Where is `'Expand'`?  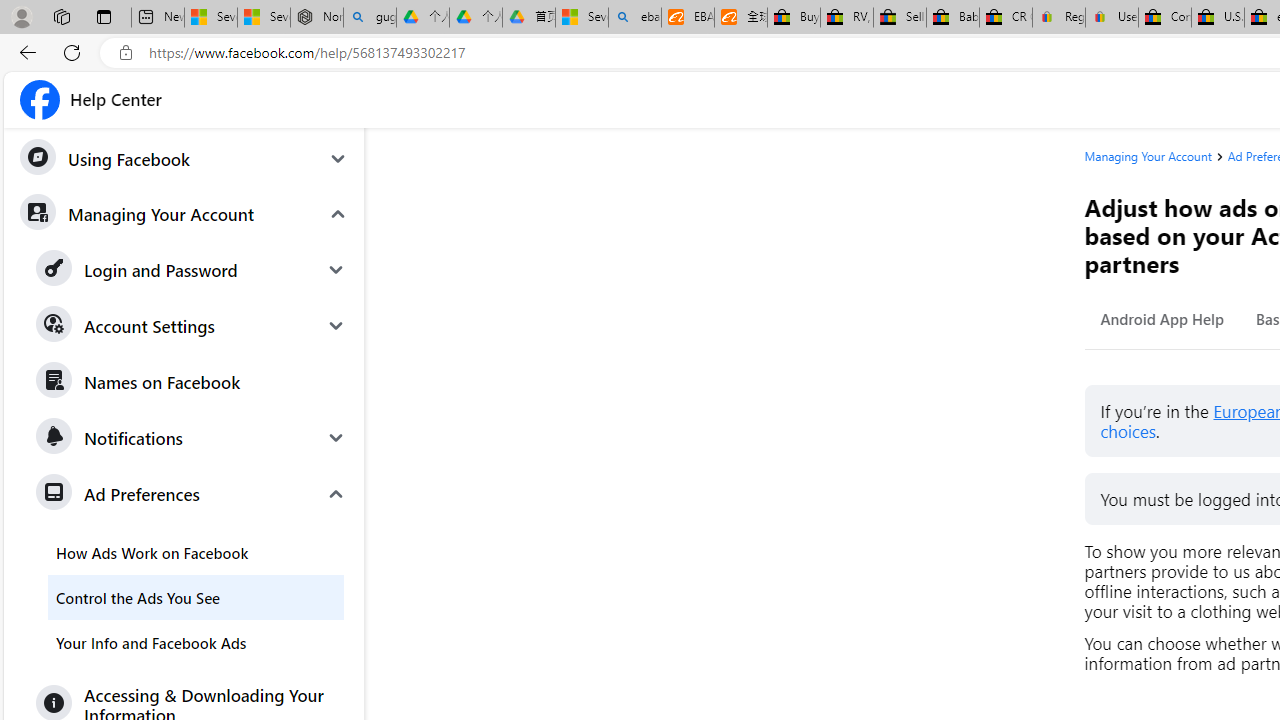 'Expand' is located at coordinates (336, 493).